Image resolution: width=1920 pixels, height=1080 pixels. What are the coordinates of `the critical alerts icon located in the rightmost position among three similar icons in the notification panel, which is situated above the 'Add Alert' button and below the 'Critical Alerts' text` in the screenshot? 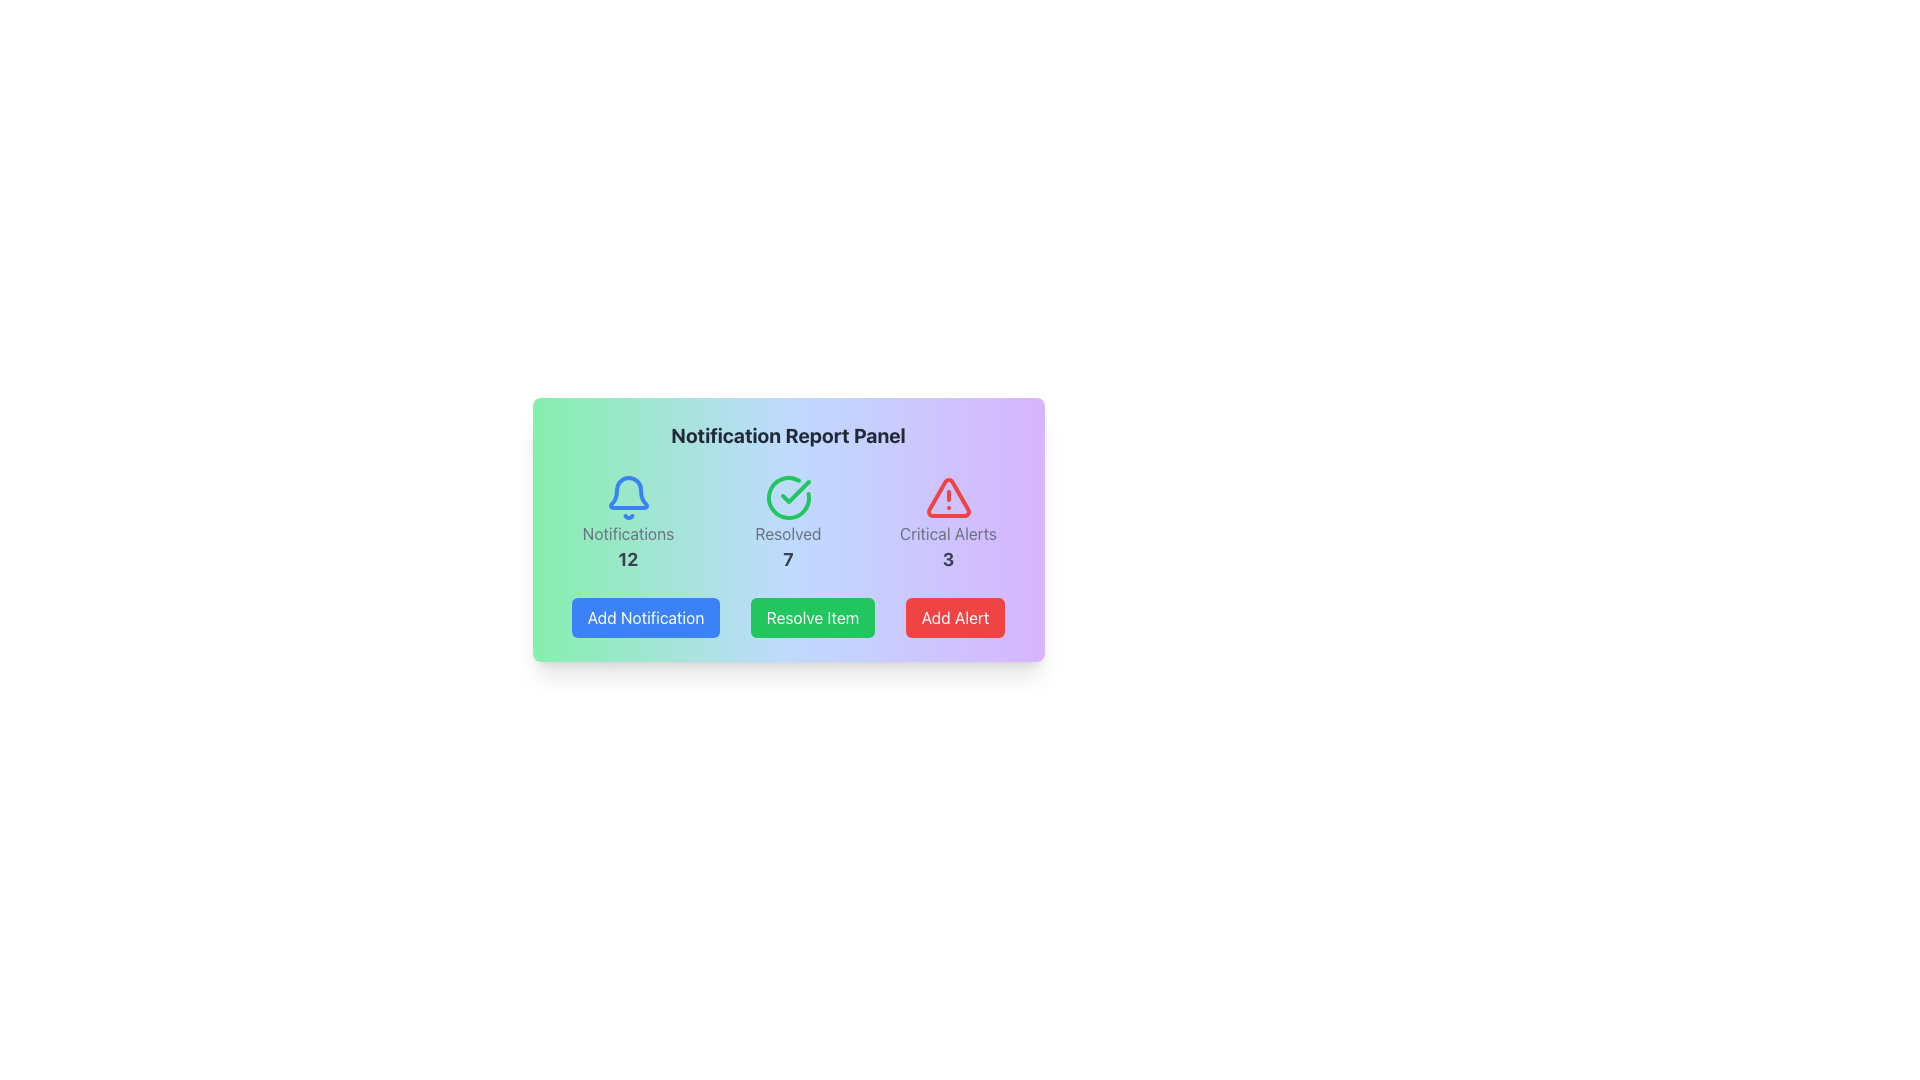 It's located at (947, 496).